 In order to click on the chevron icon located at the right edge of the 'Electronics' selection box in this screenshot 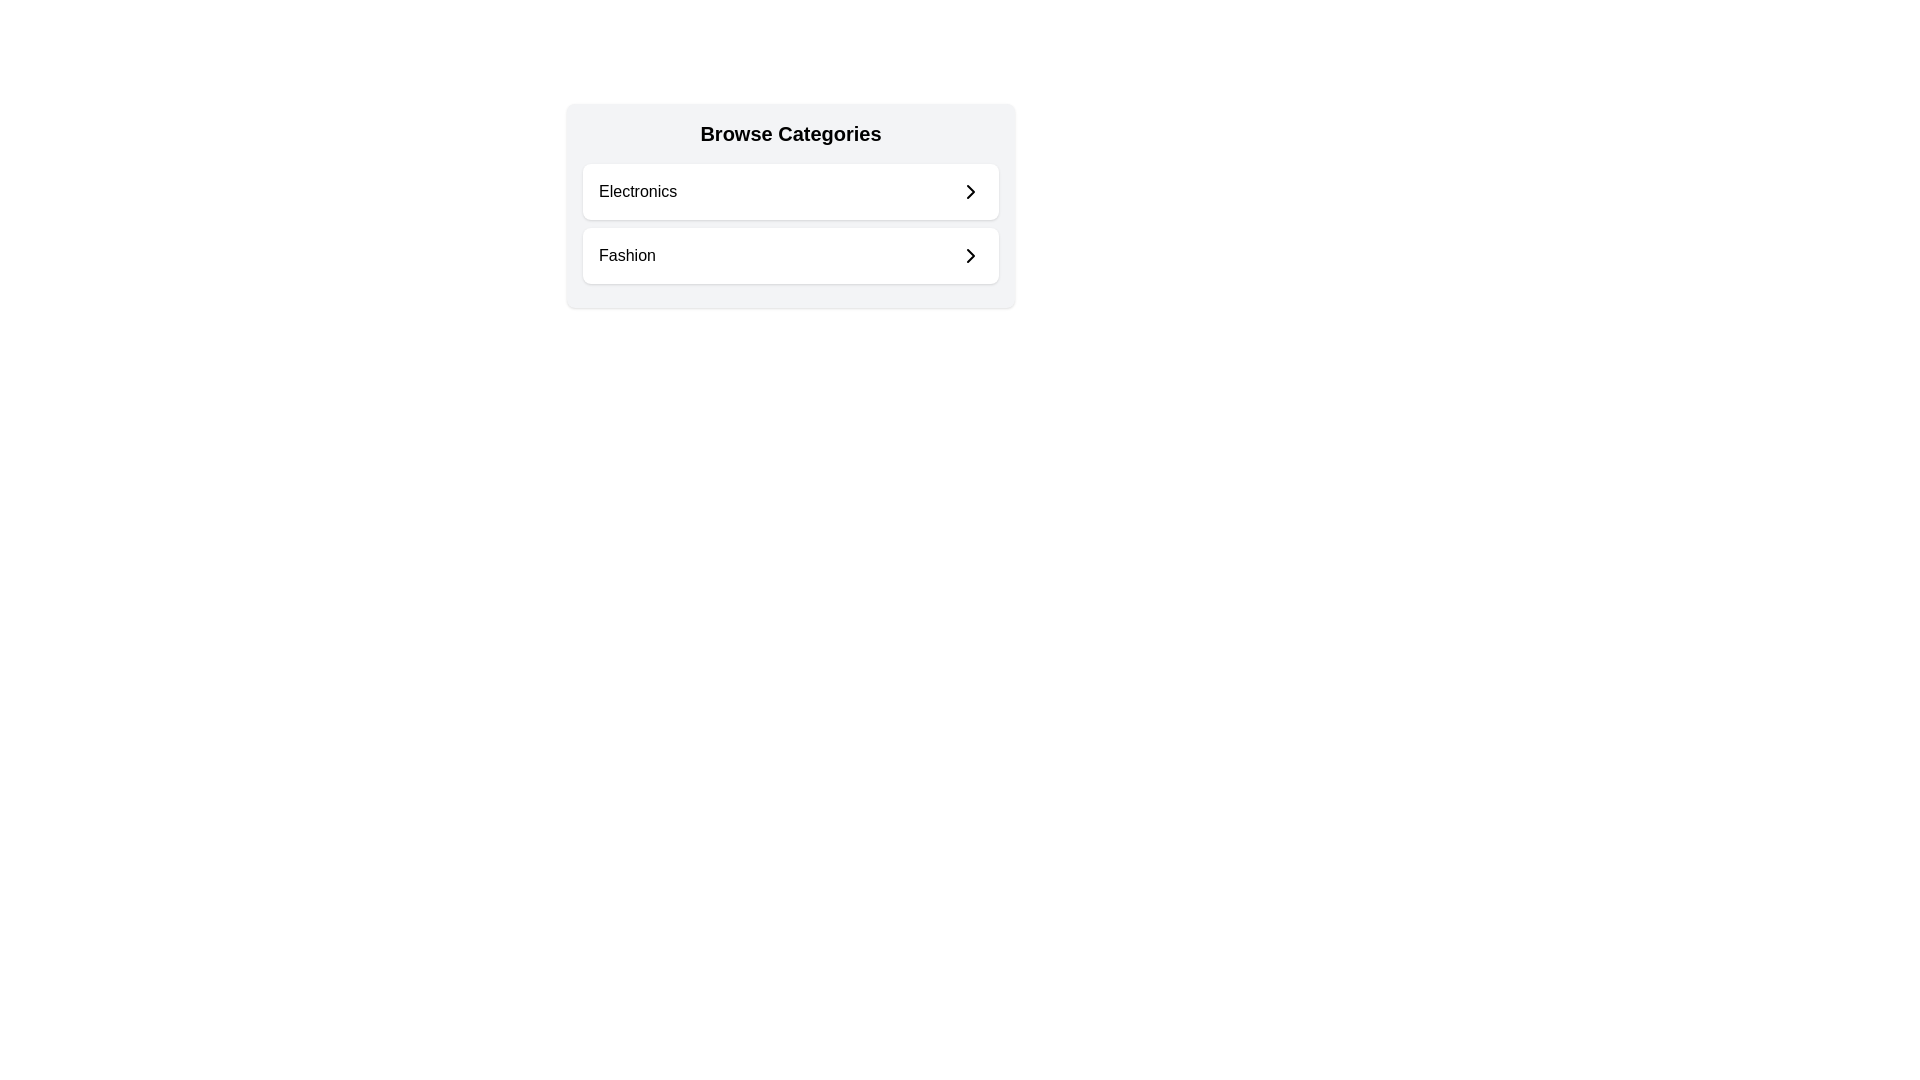, I will do `click(970, 192)`.